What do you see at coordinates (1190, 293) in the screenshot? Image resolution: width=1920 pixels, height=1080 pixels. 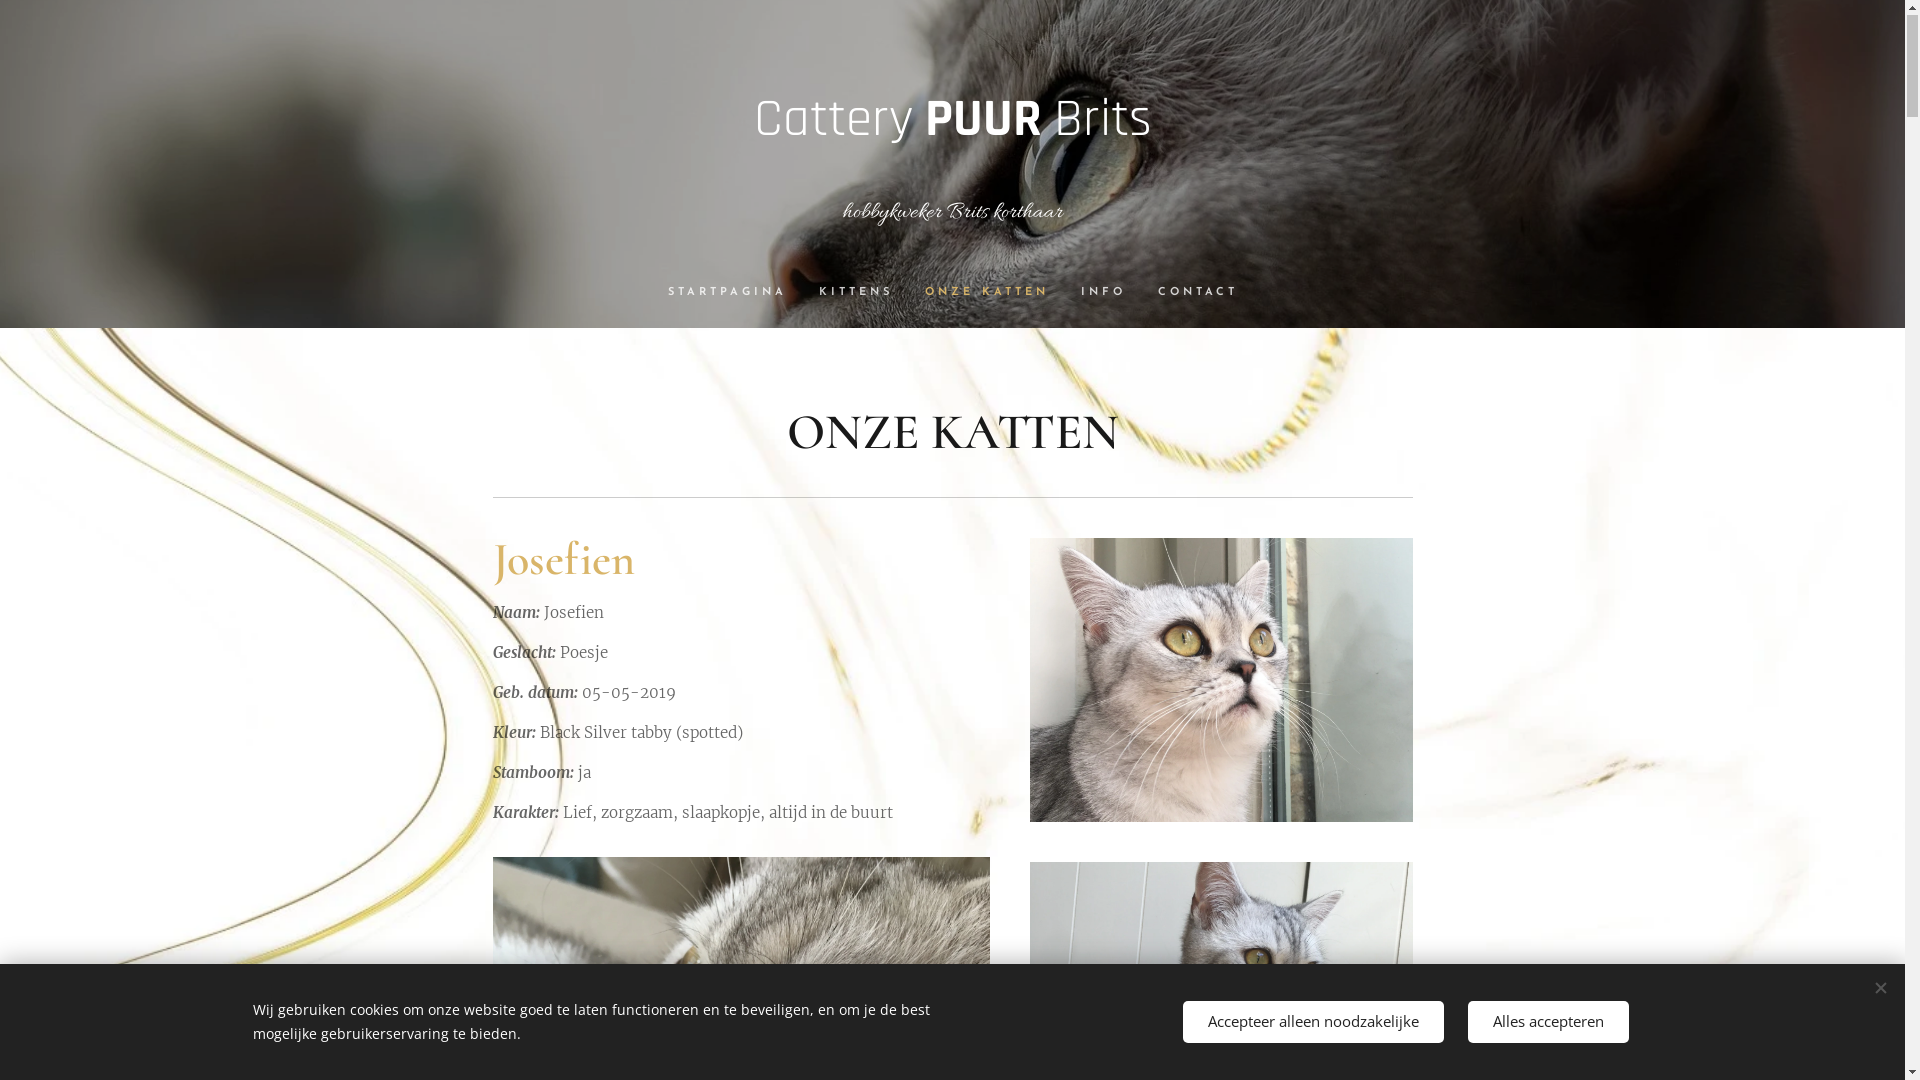 I see `'CONTACT'` at bounding box center [1190, 293].